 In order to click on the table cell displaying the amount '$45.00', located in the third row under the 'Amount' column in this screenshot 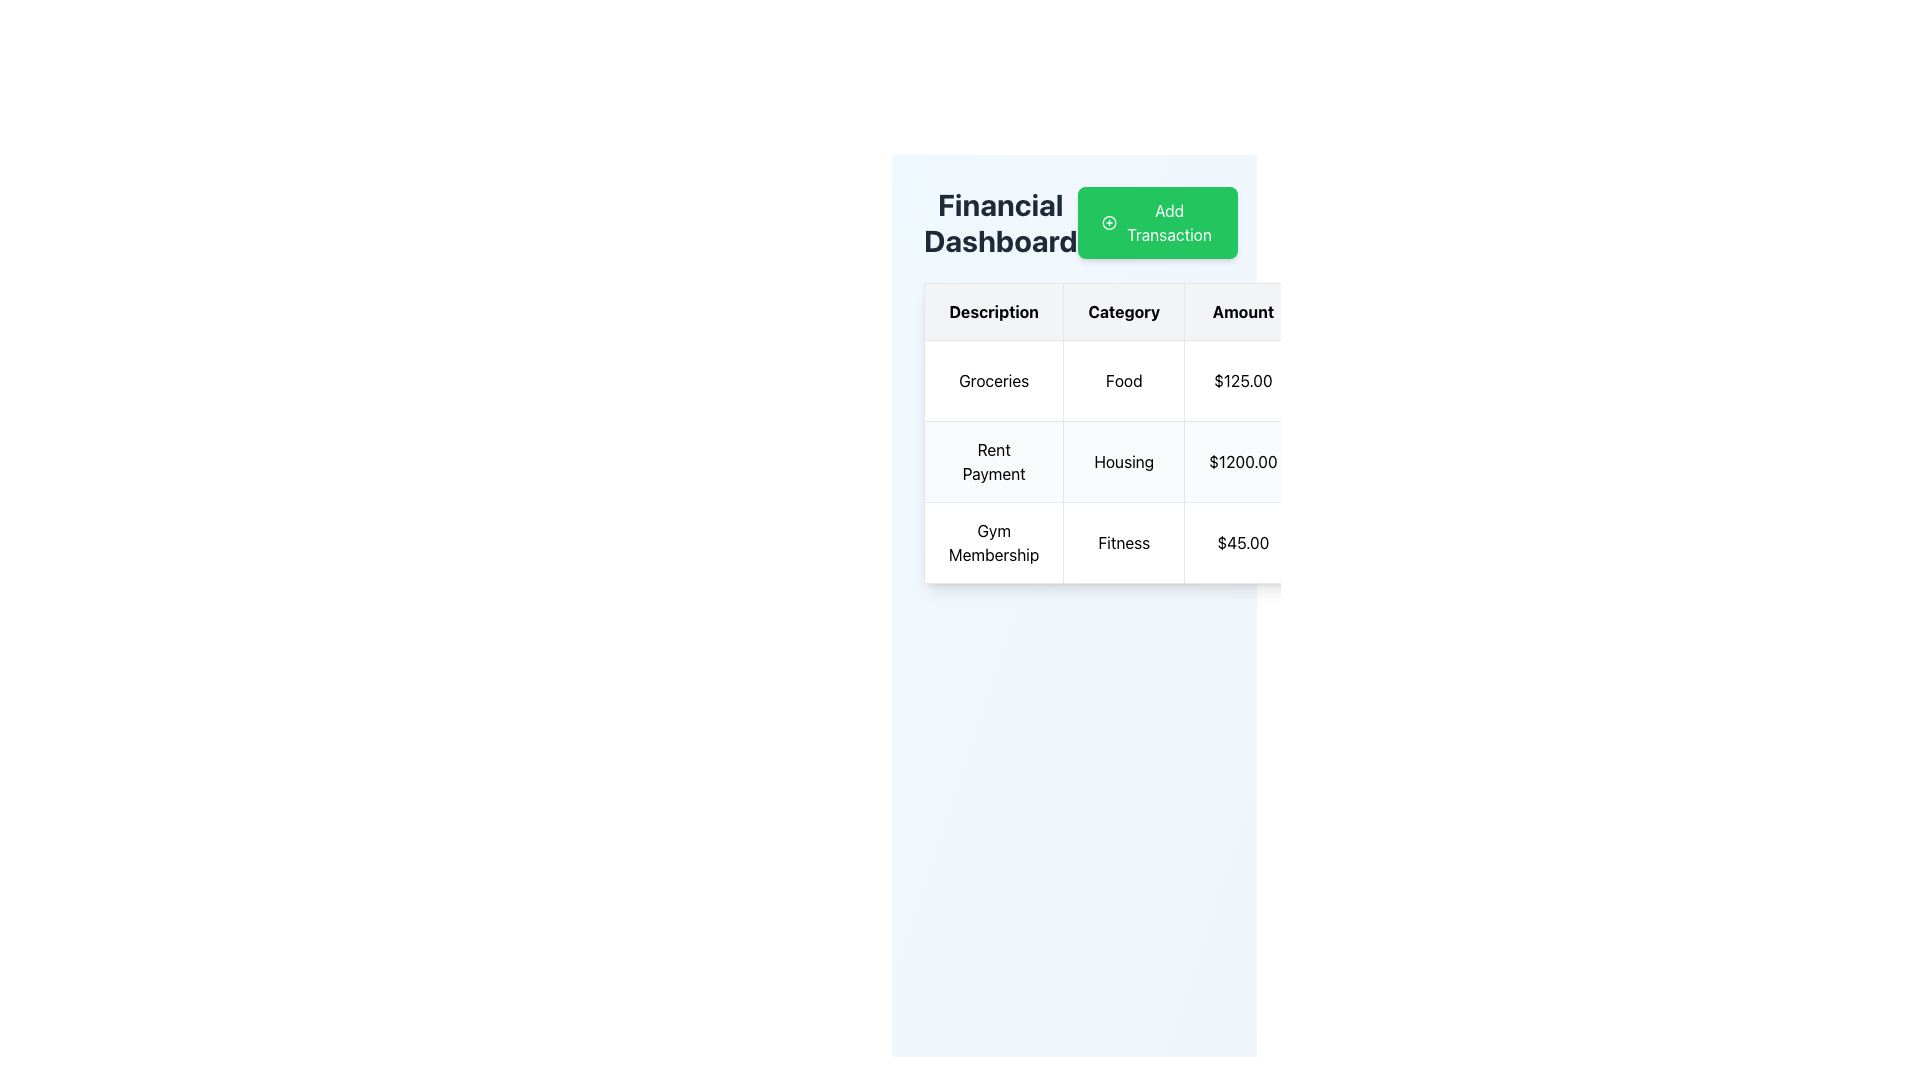, I will do `click(1242, 543)`.